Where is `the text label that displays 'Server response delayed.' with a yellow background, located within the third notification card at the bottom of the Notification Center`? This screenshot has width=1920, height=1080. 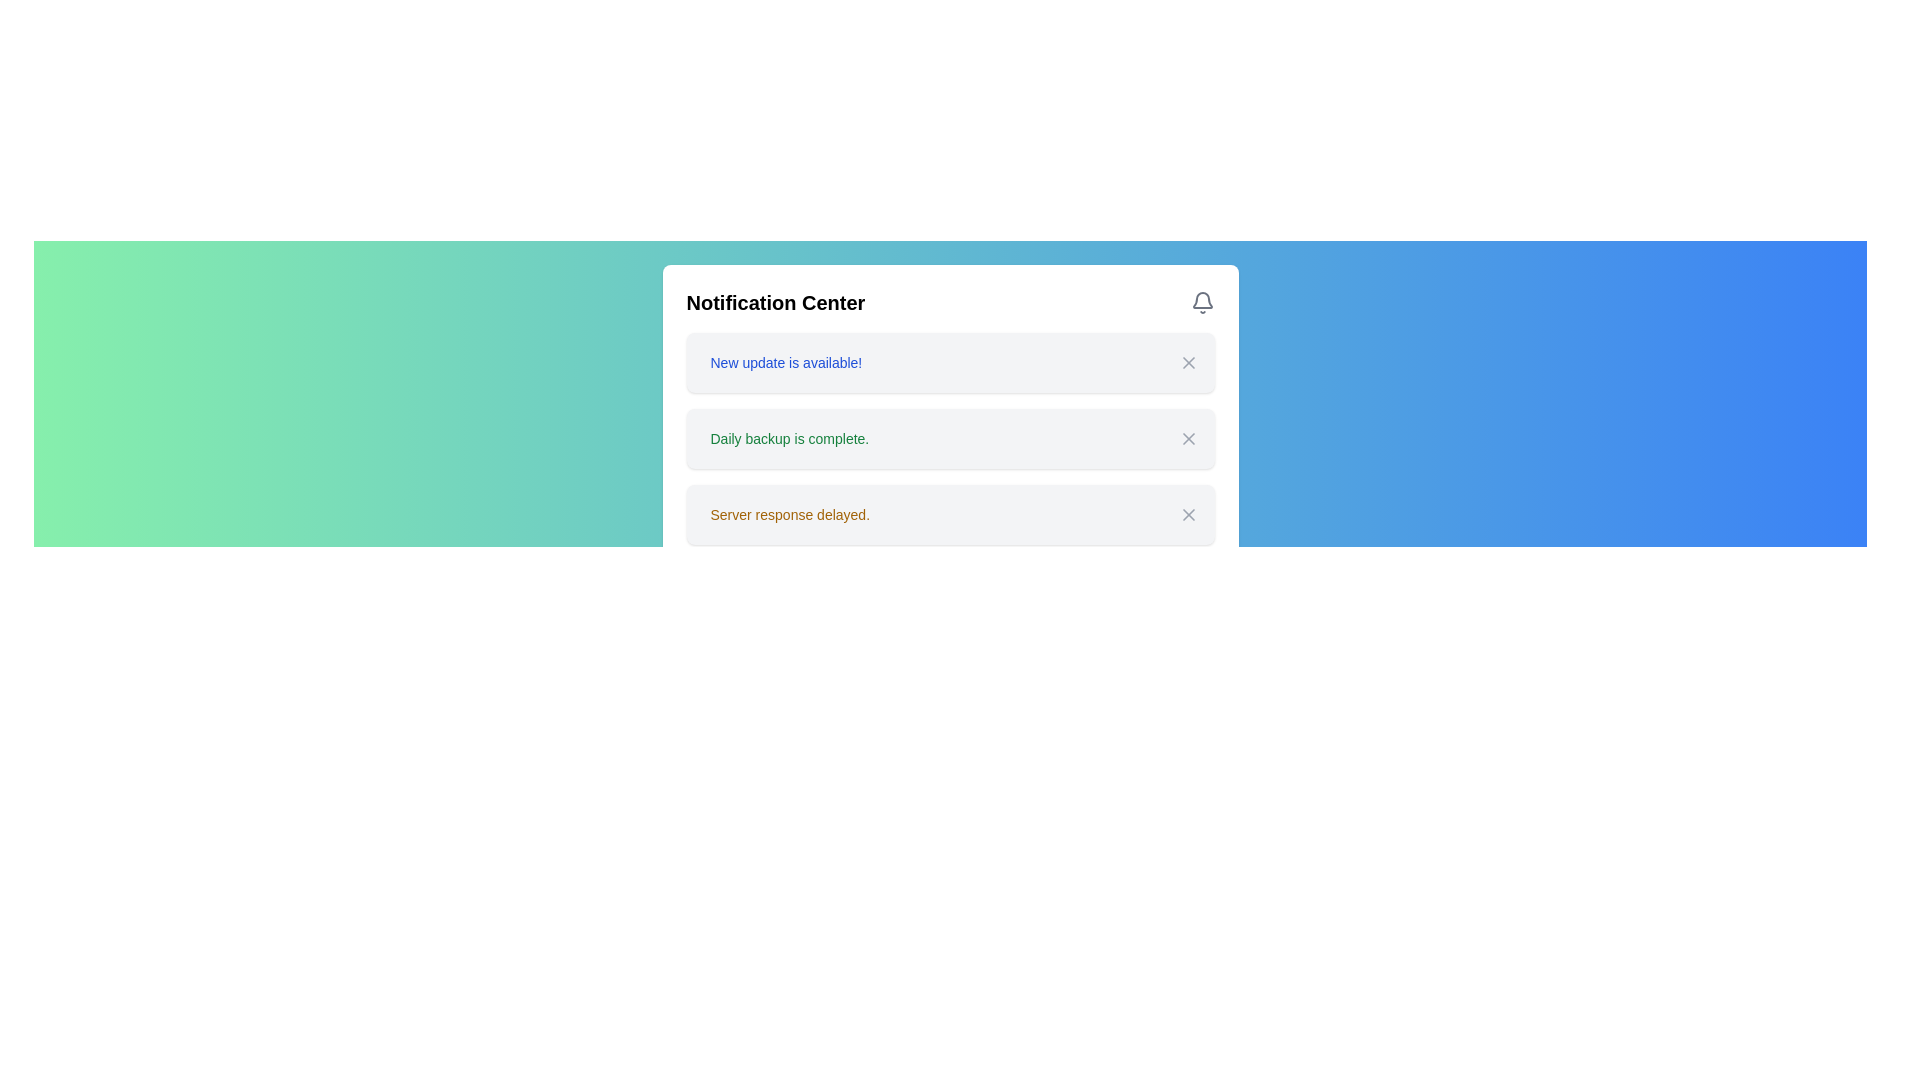 the text label that displays 'Server response delayed.' with a yellow background, located within the third notification card at the bottom of the Notification Center is located at coordinates (789, 514).